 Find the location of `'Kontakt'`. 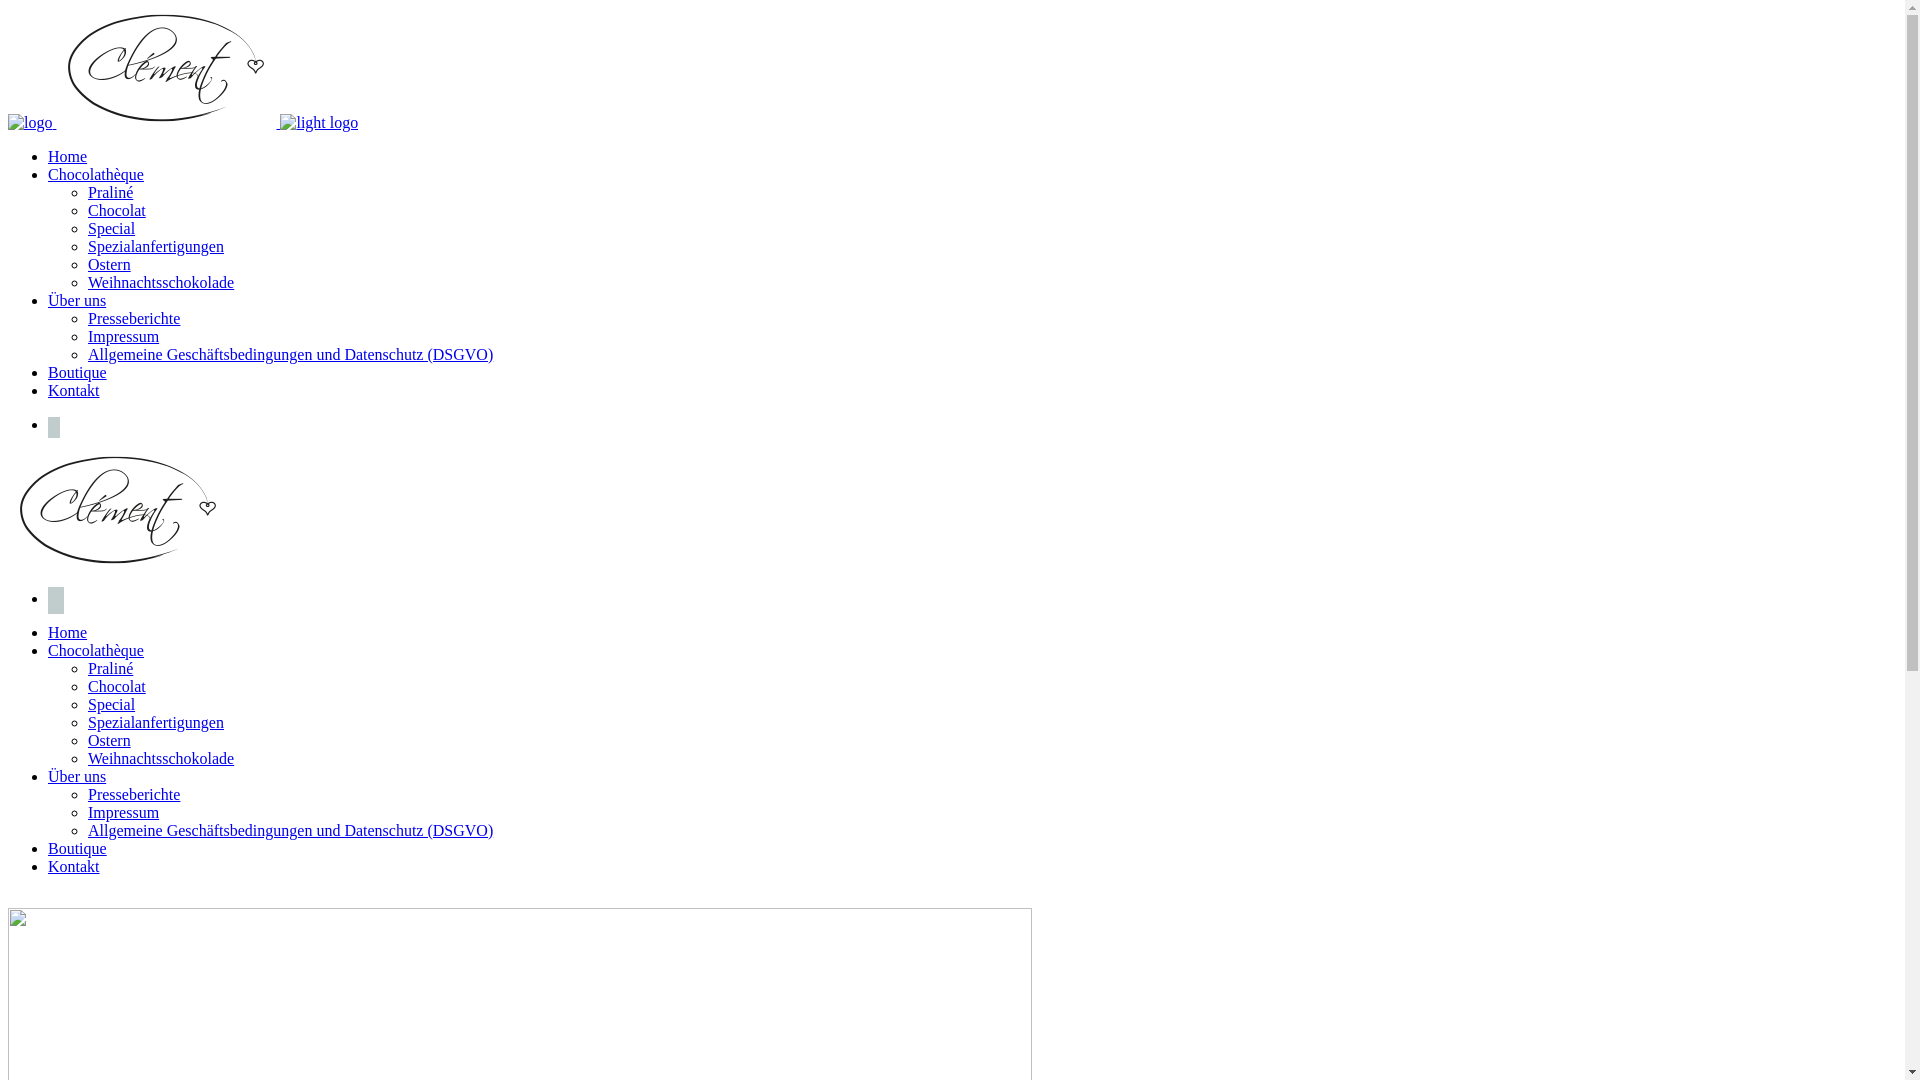

'Kontakt' is located at coordinates (48, 865).